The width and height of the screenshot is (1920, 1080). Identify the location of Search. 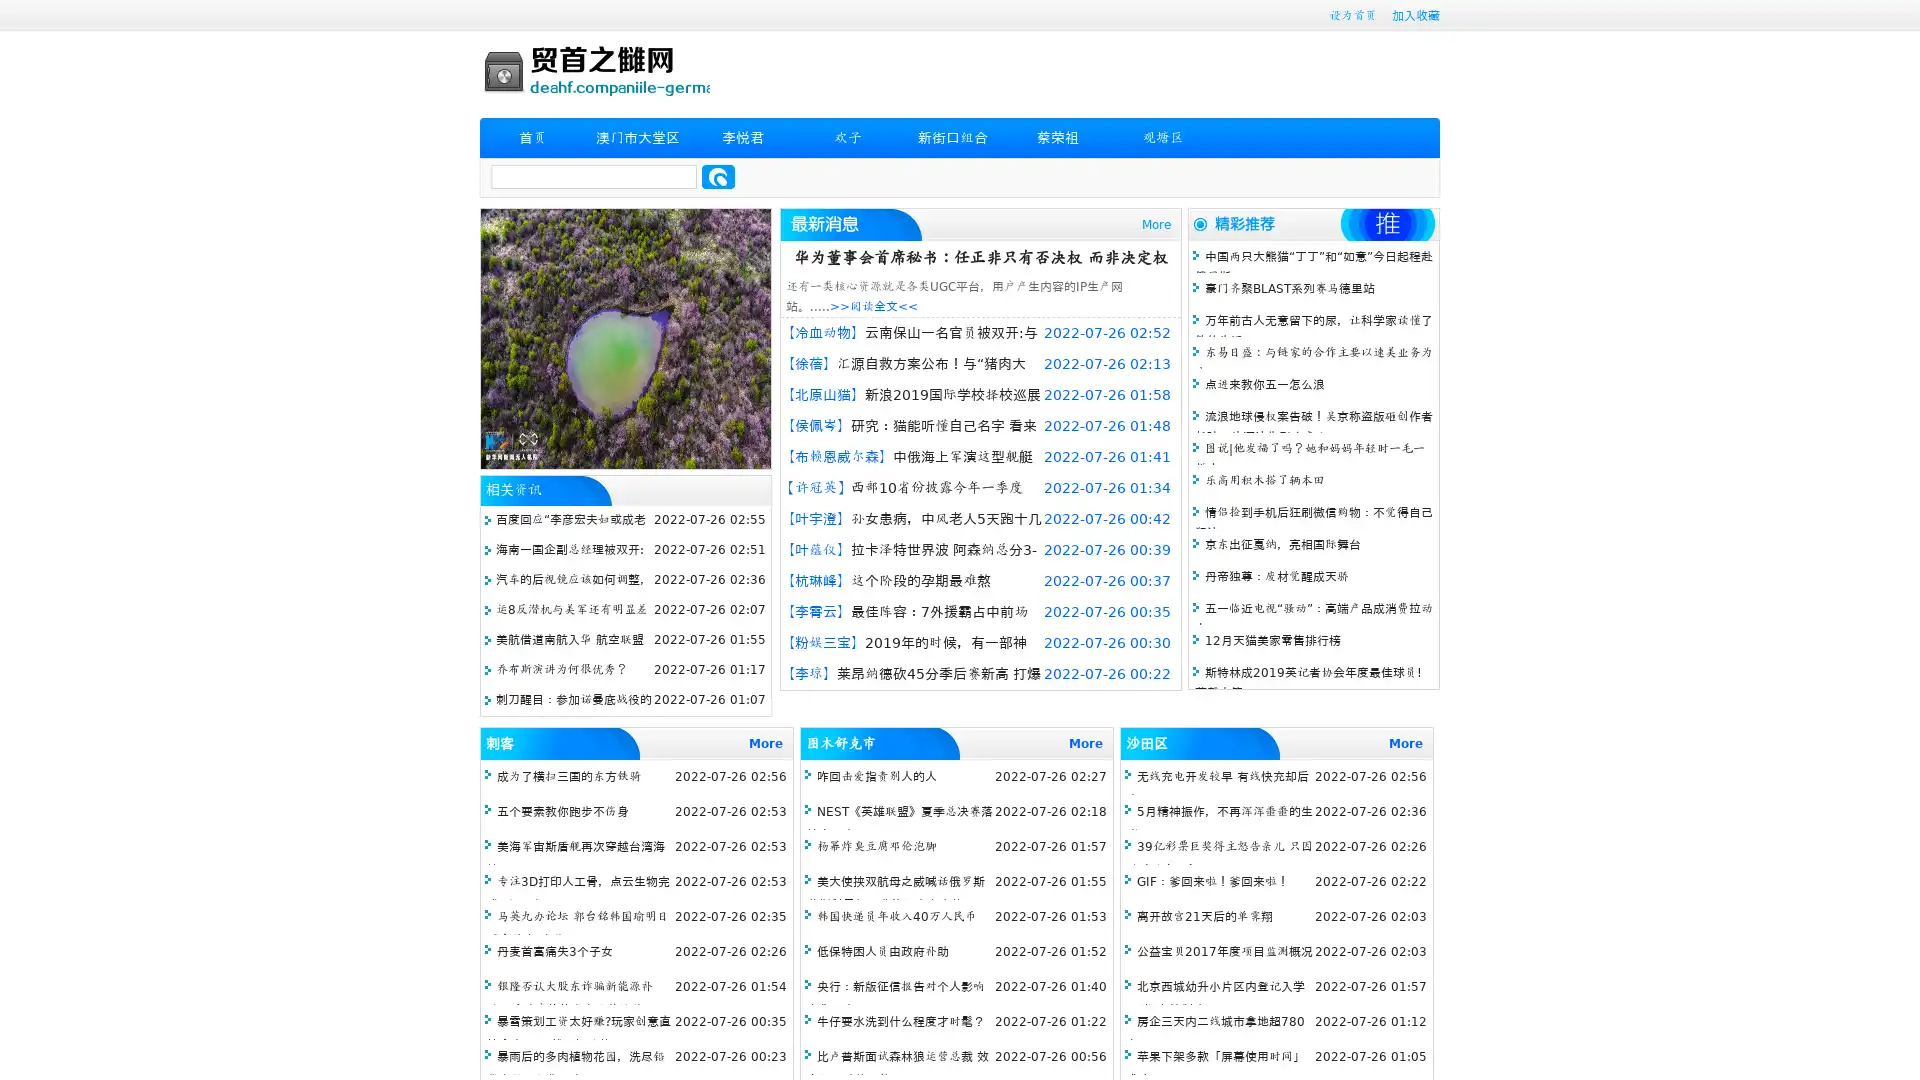
(718, 176).